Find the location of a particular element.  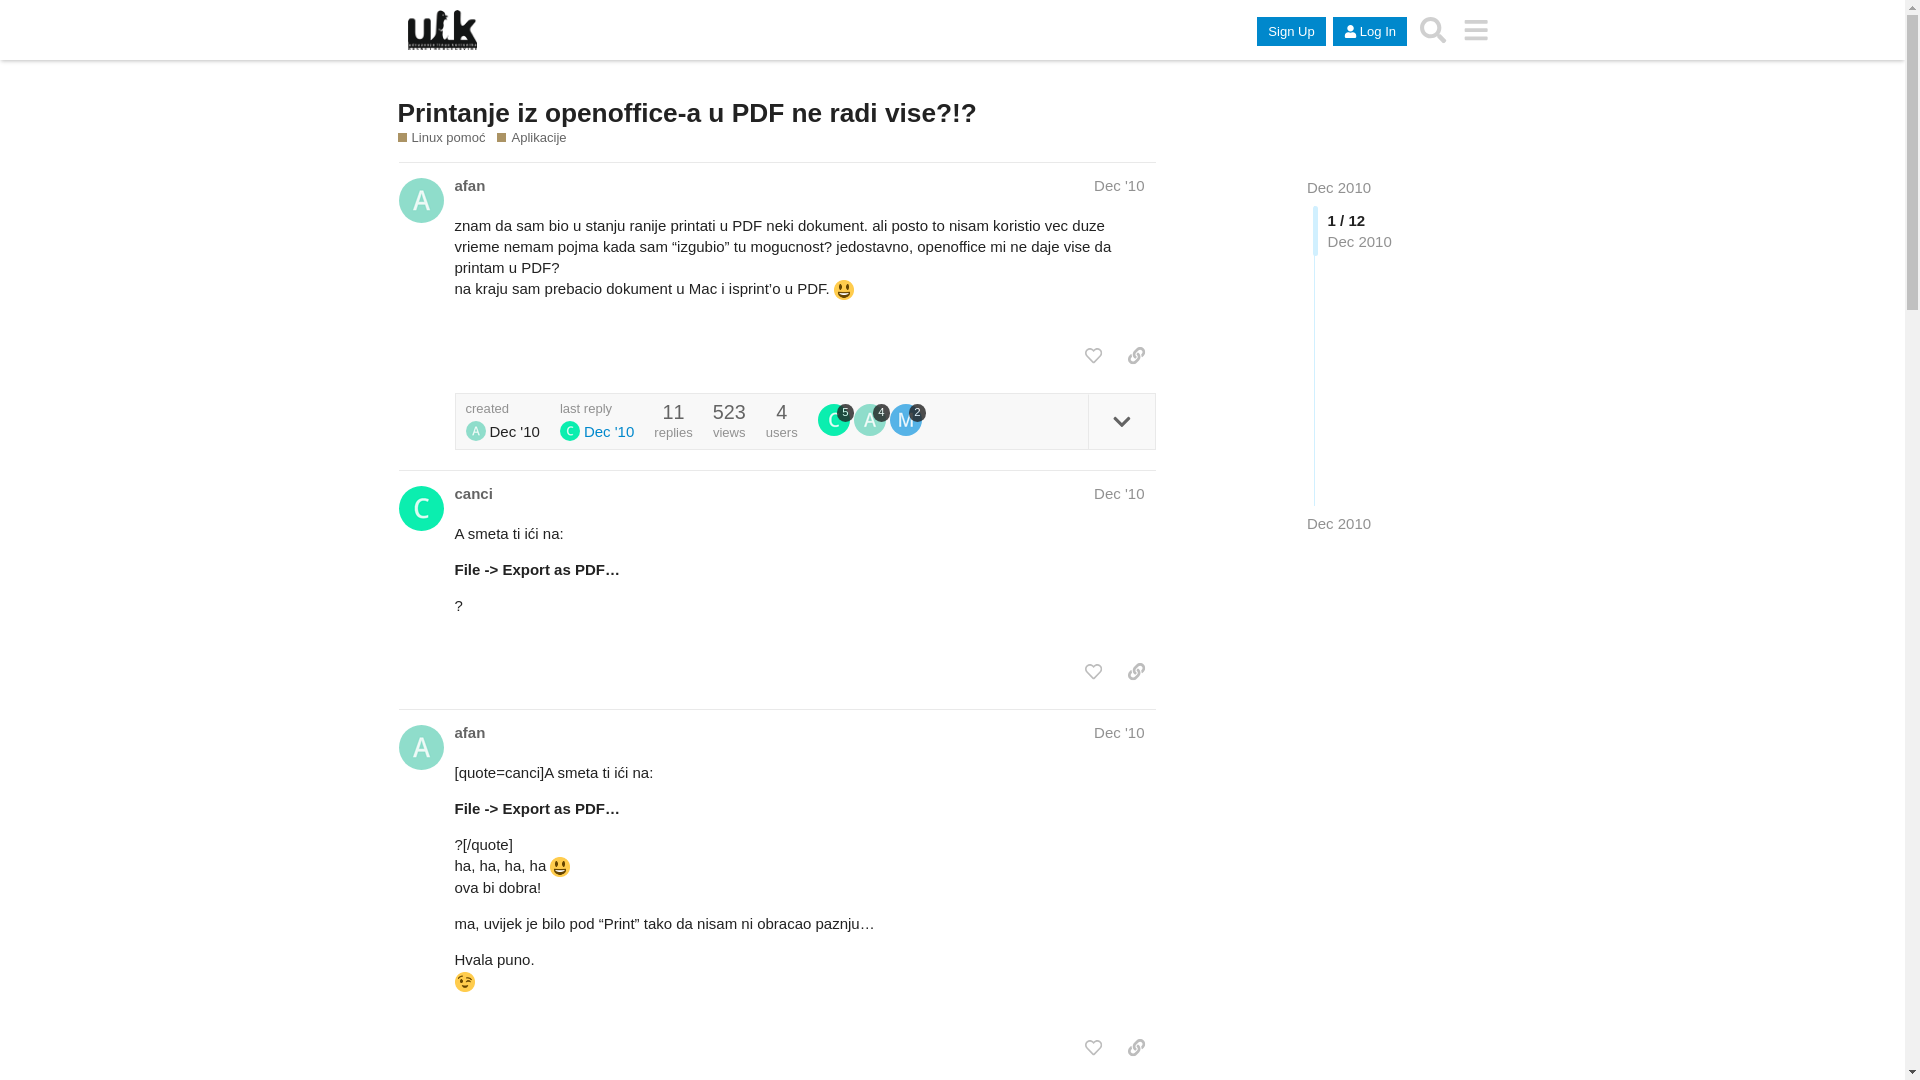

'expand topic details' is located at coordinates (1121, 420).